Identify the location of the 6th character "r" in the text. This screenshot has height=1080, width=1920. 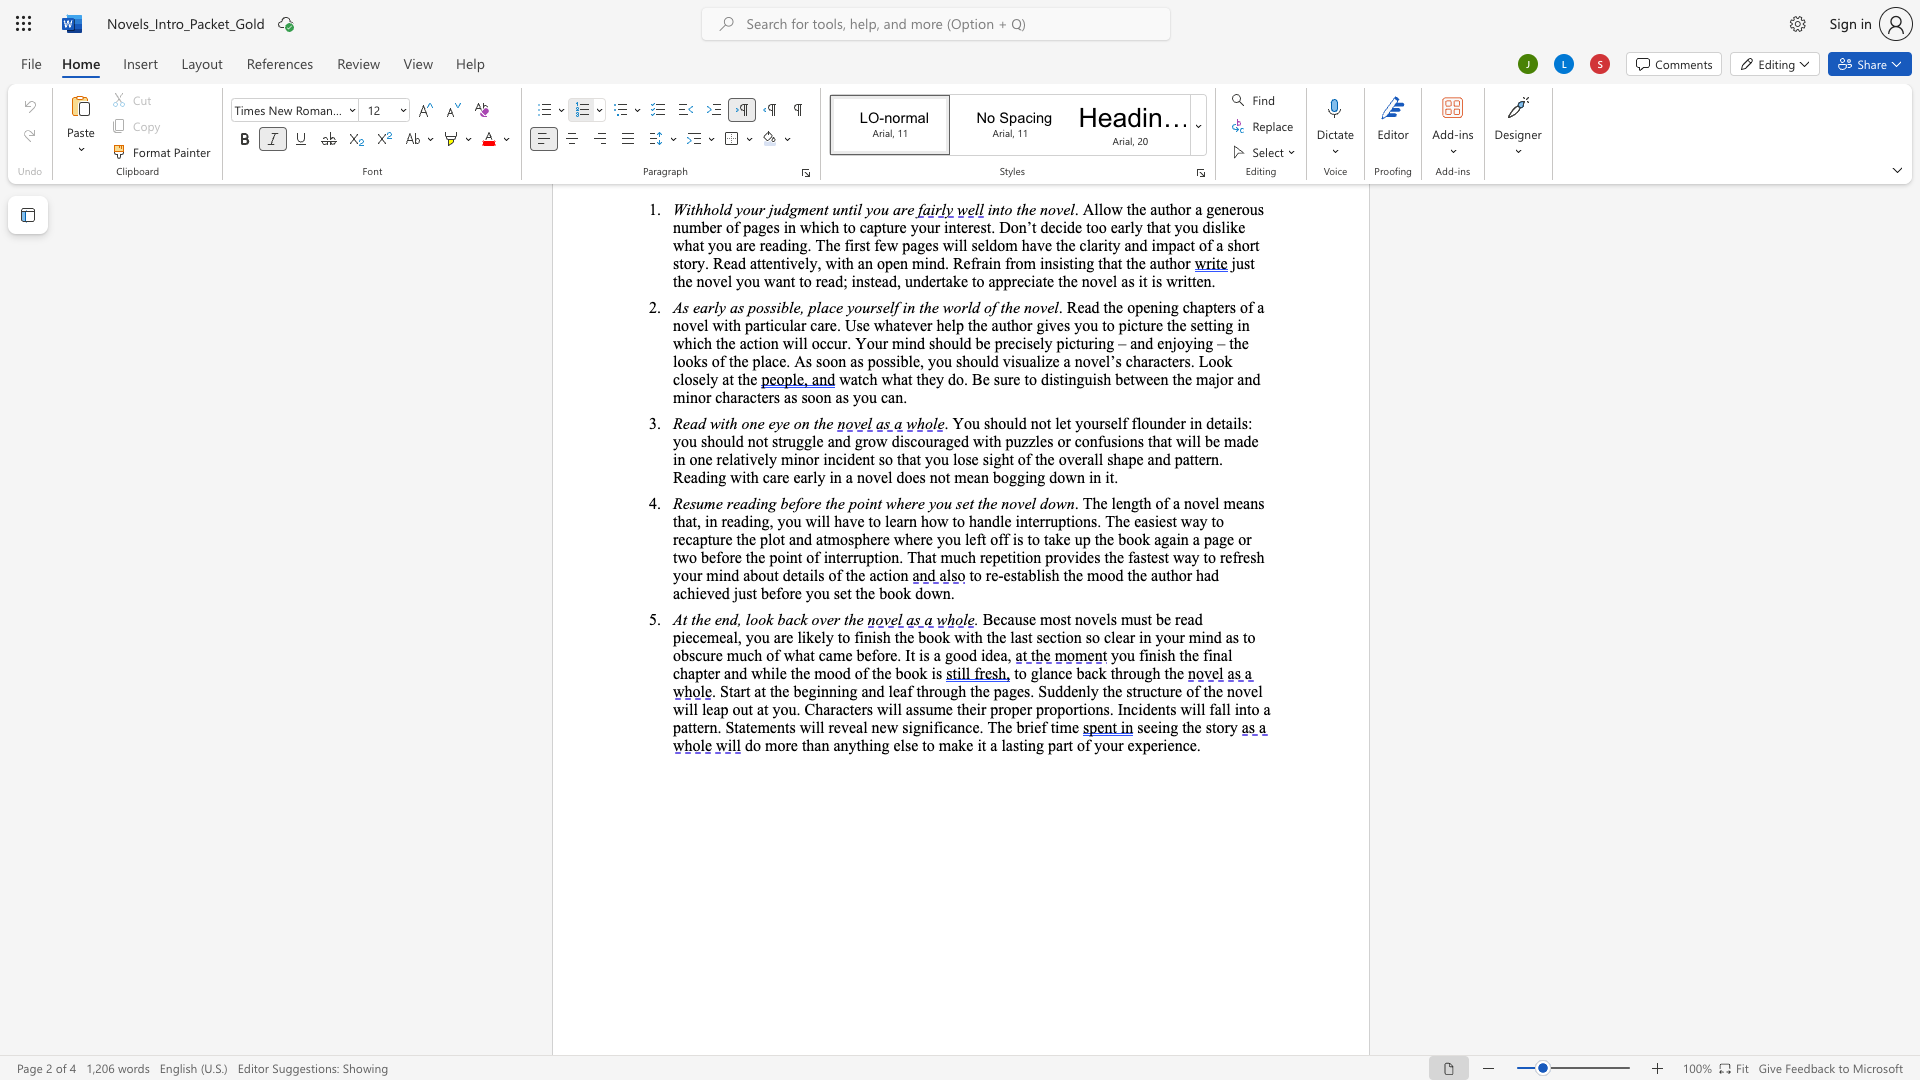
(1067, 440).